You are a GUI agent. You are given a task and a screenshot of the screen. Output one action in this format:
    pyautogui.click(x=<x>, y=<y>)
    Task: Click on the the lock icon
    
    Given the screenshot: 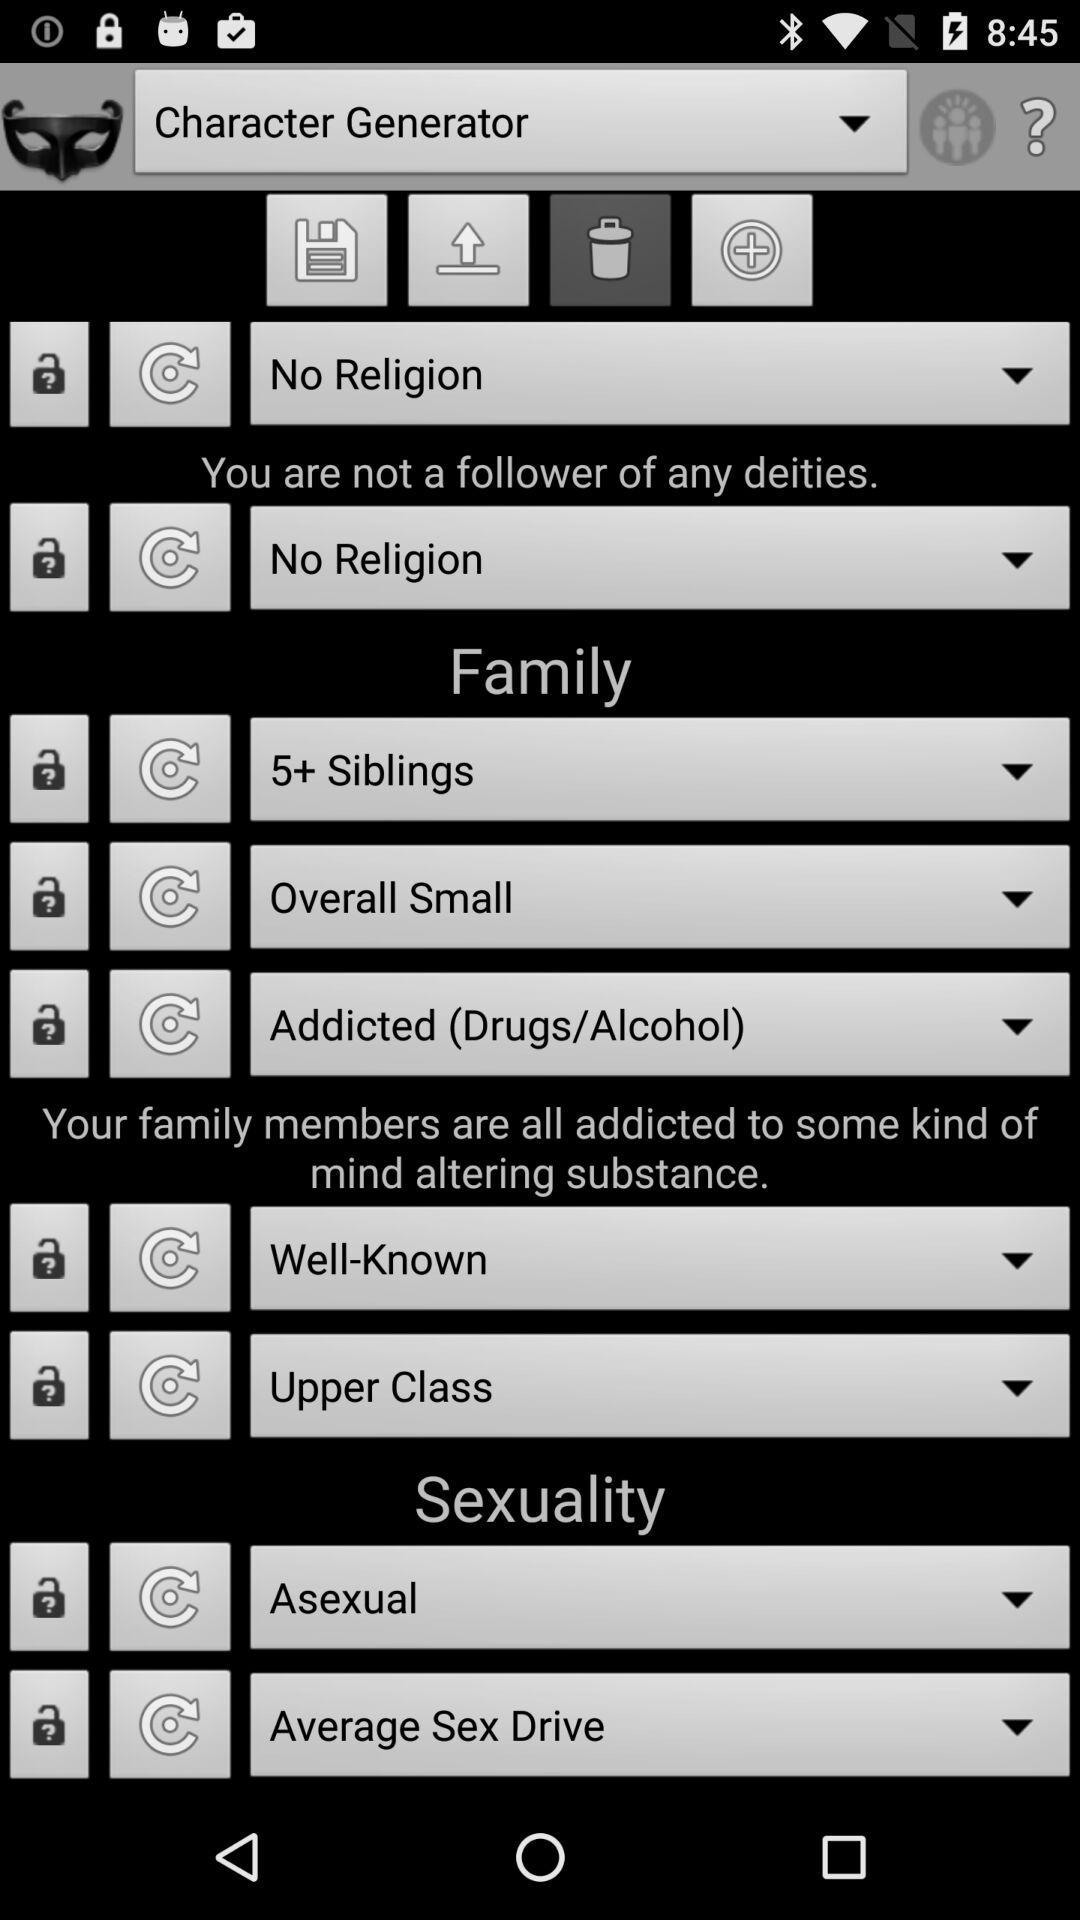 What is the action you would take?
    pyautogui.click(x=48, y=1714)
    